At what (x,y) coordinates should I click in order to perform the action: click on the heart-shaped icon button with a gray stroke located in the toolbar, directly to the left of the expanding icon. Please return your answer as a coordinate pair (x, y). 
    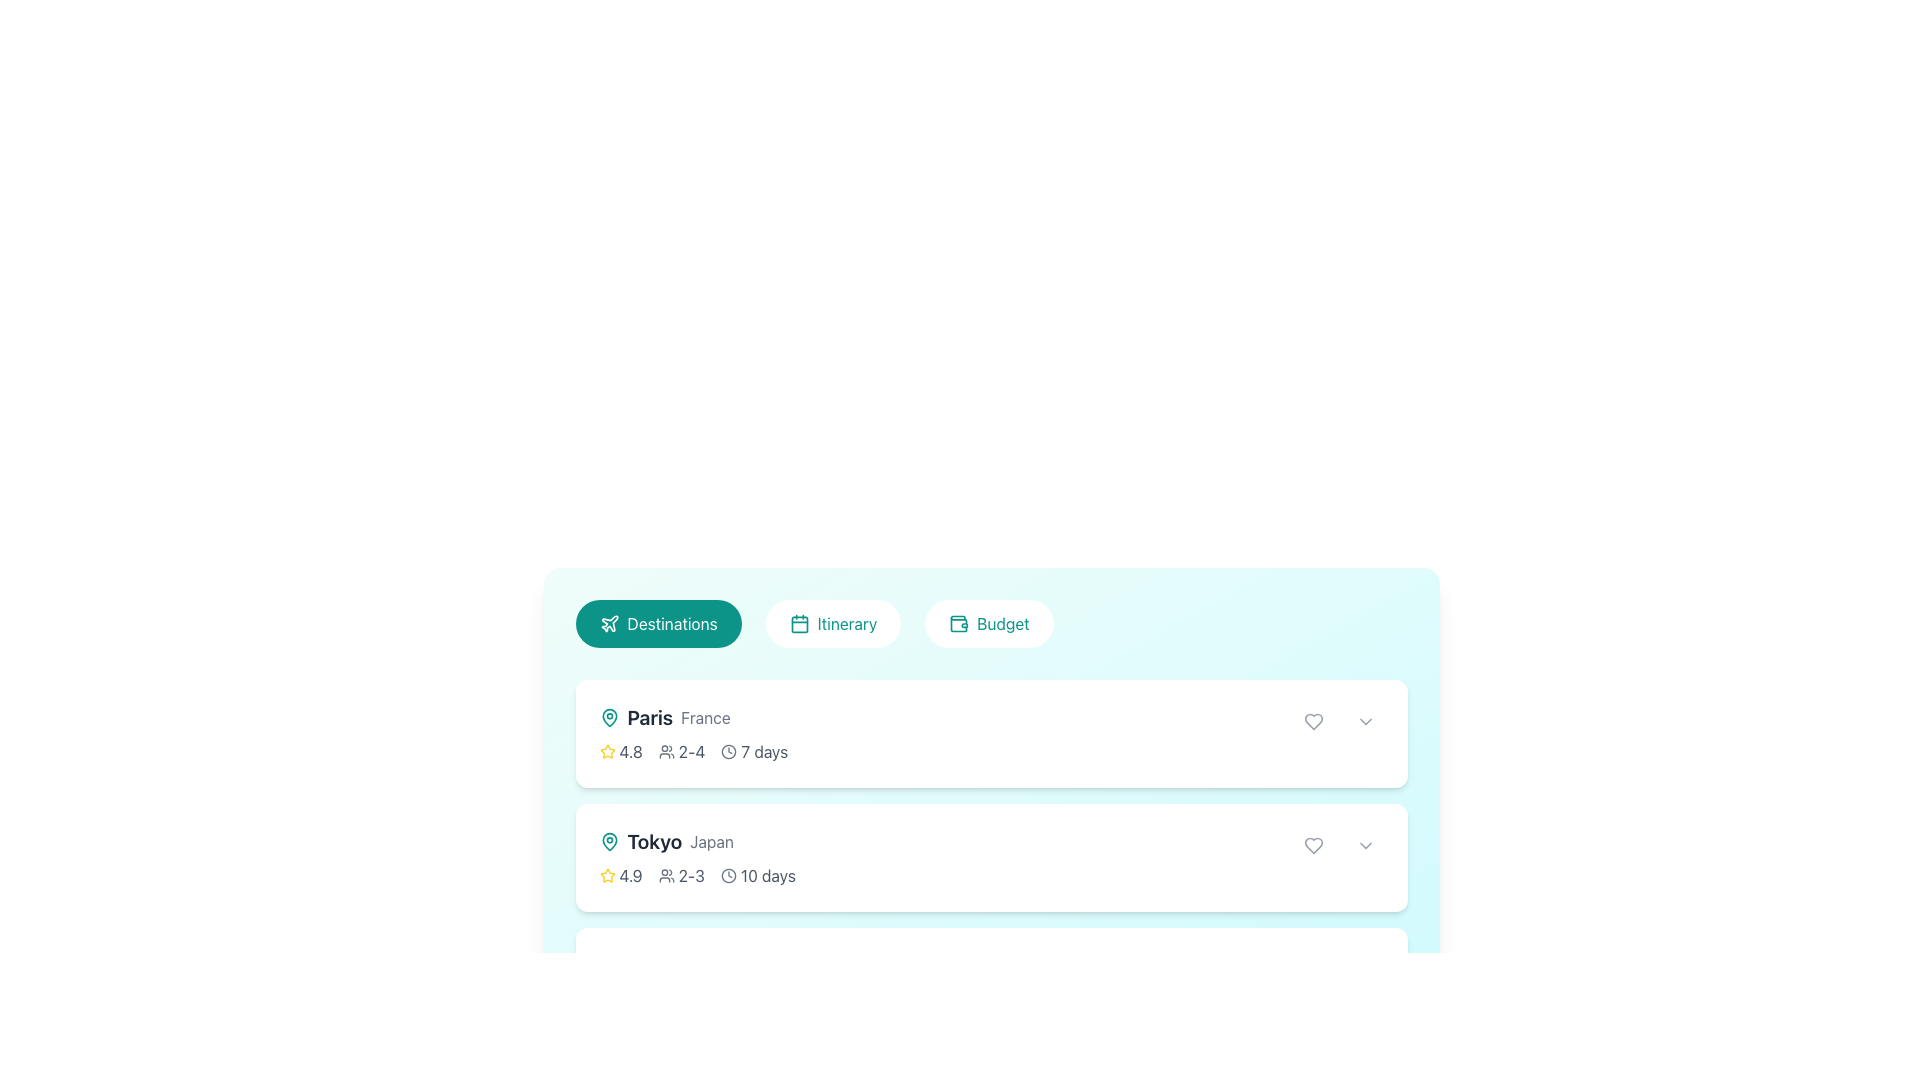
    Looking at the image, I should click on (1313, 845).